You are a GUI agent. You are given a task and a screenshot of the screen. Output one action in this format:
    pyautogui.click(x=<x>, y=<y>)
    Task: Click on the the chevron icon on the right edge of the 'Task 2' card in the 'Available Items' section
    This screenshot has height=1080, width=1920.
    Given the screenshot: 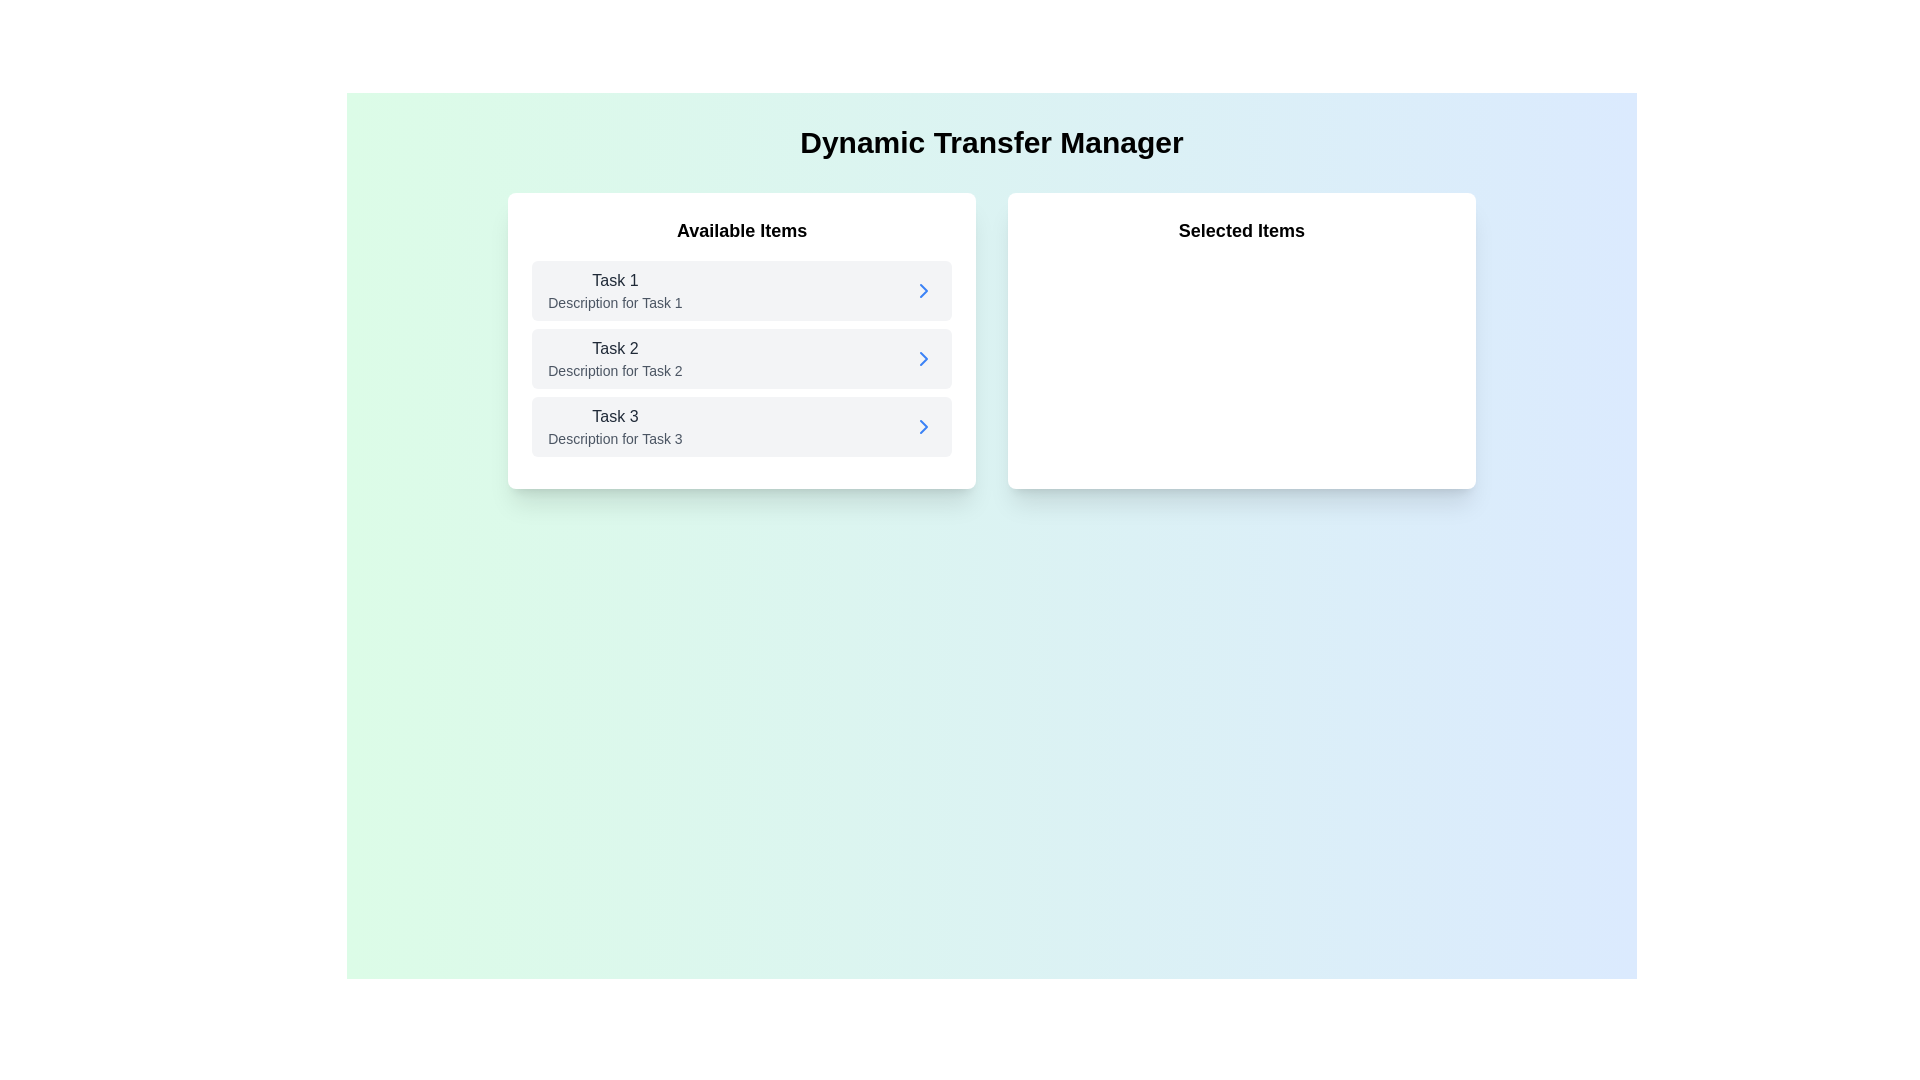 What is the action you would take?
    pyautogui.click(x=923, y=426)
    